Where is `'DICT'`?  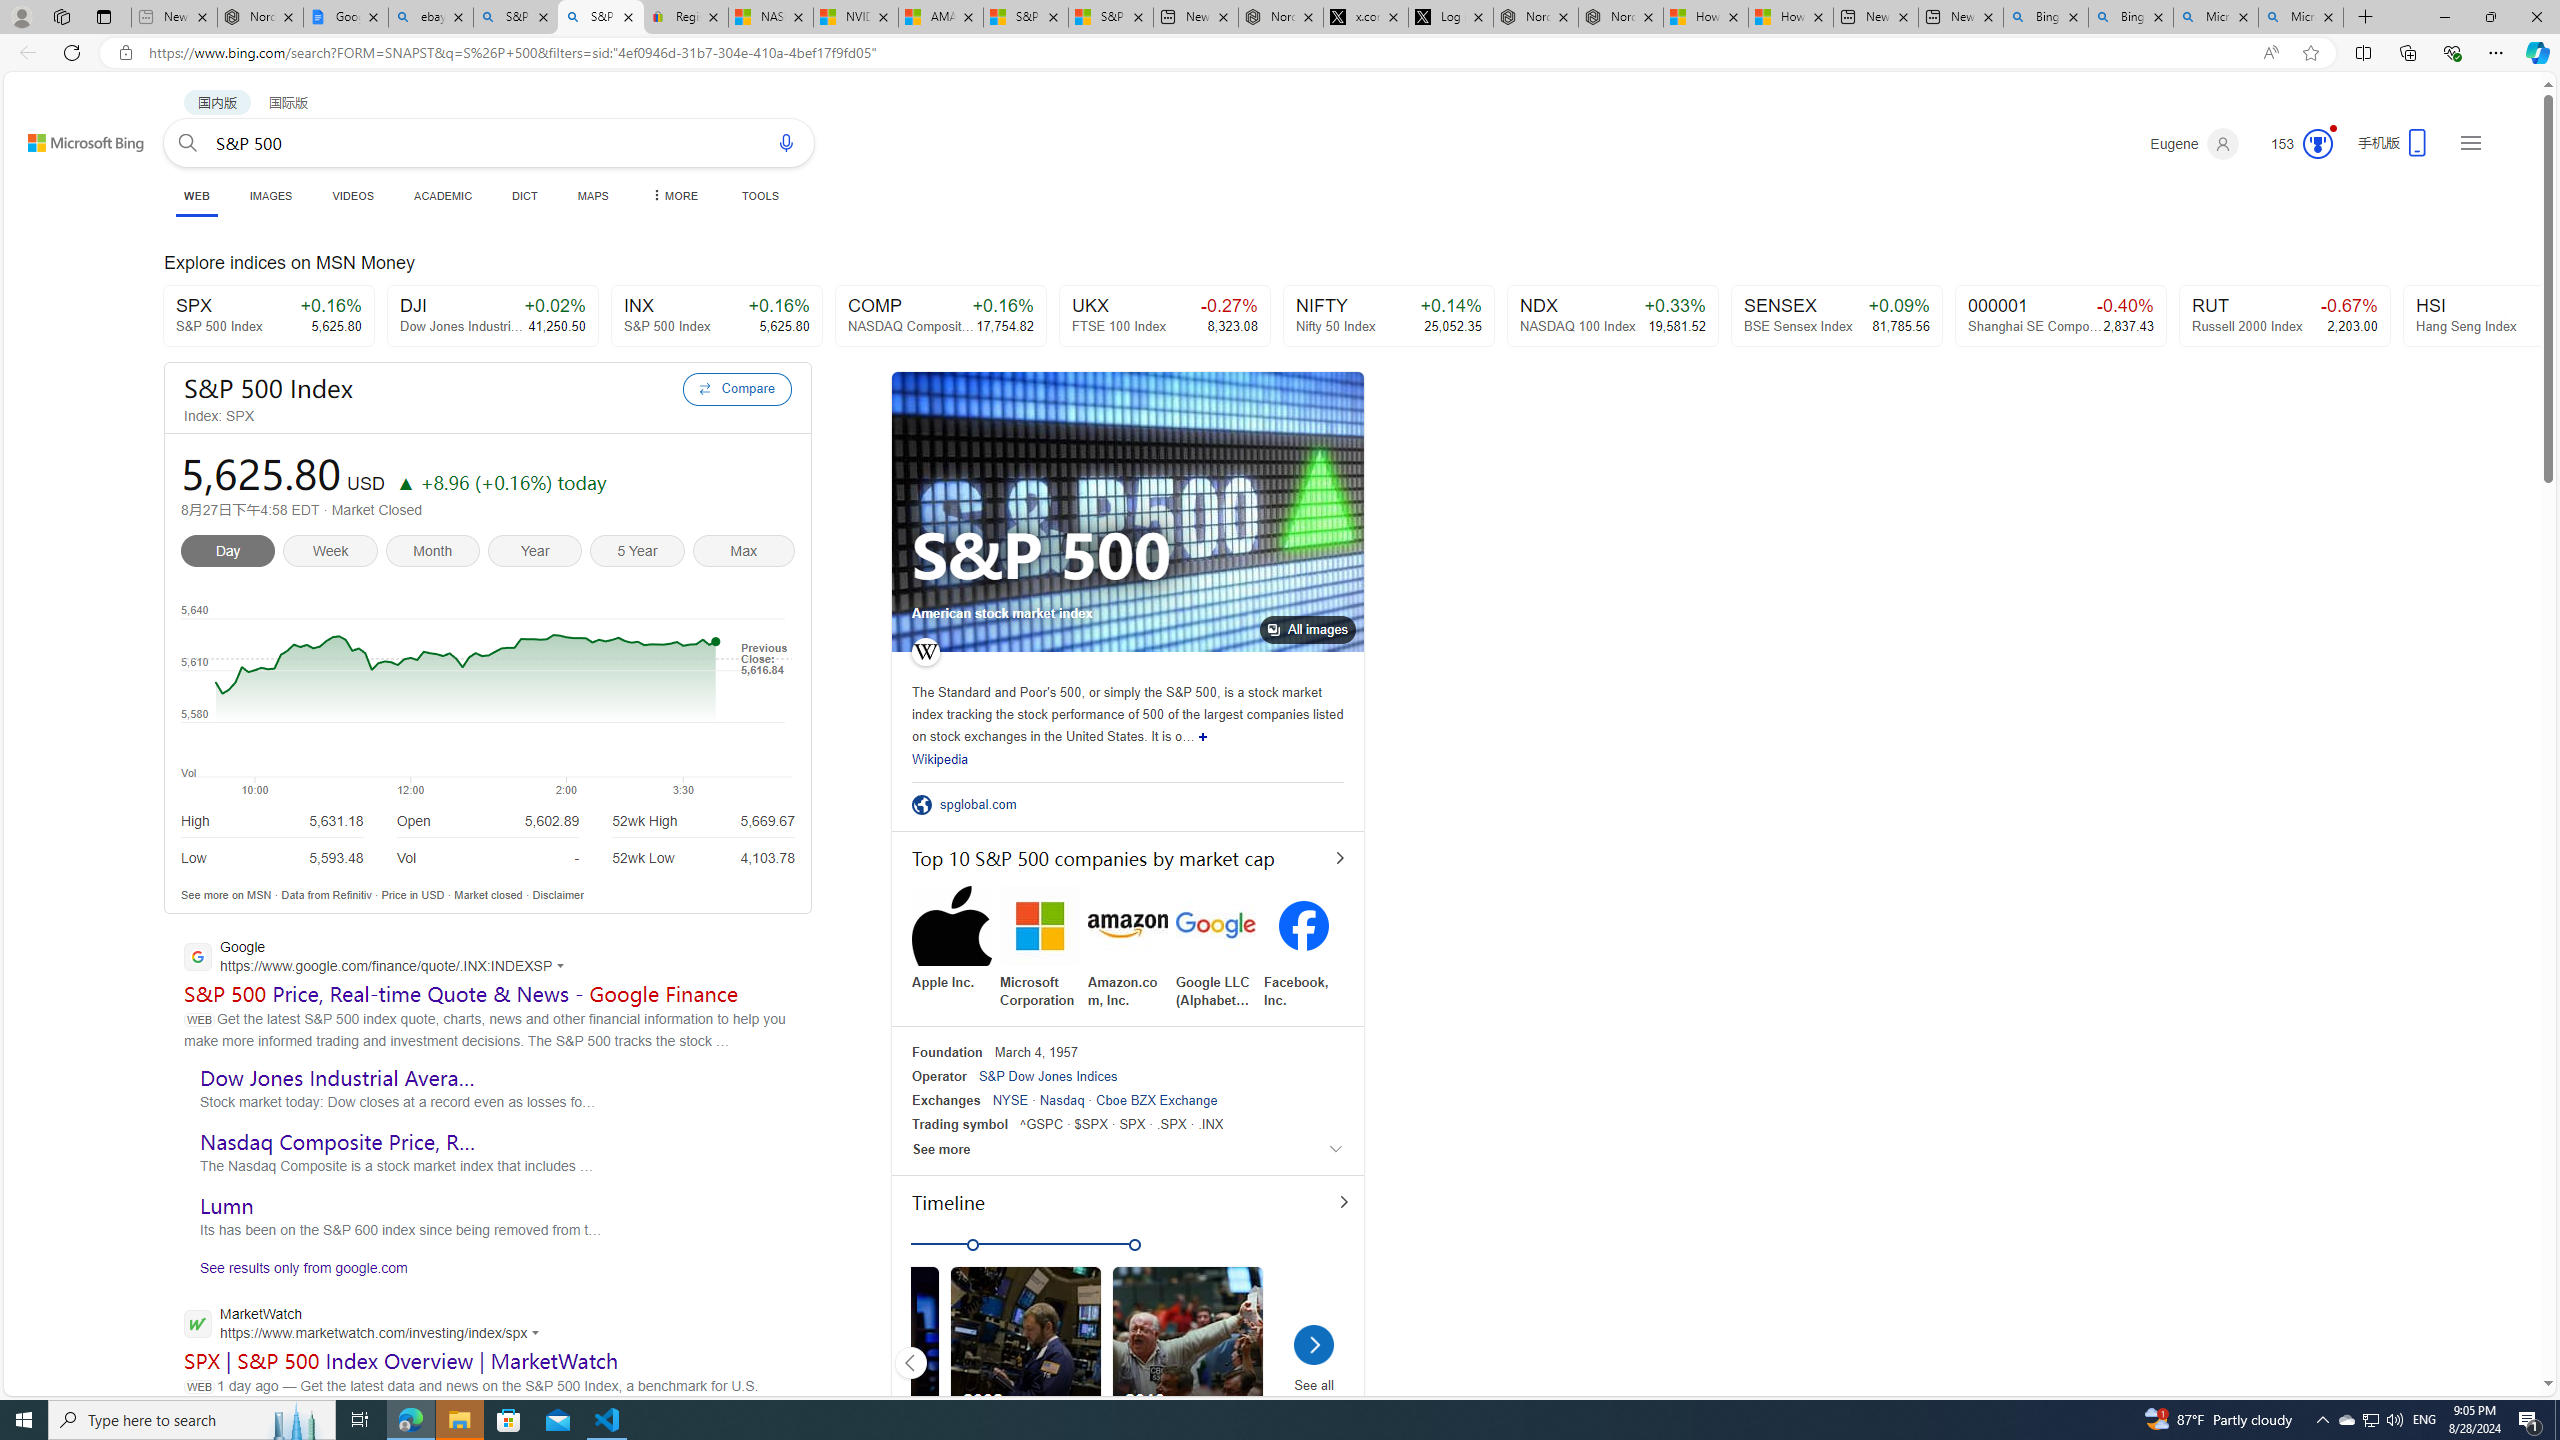
'DICT' is located at coordinates (523, 195).